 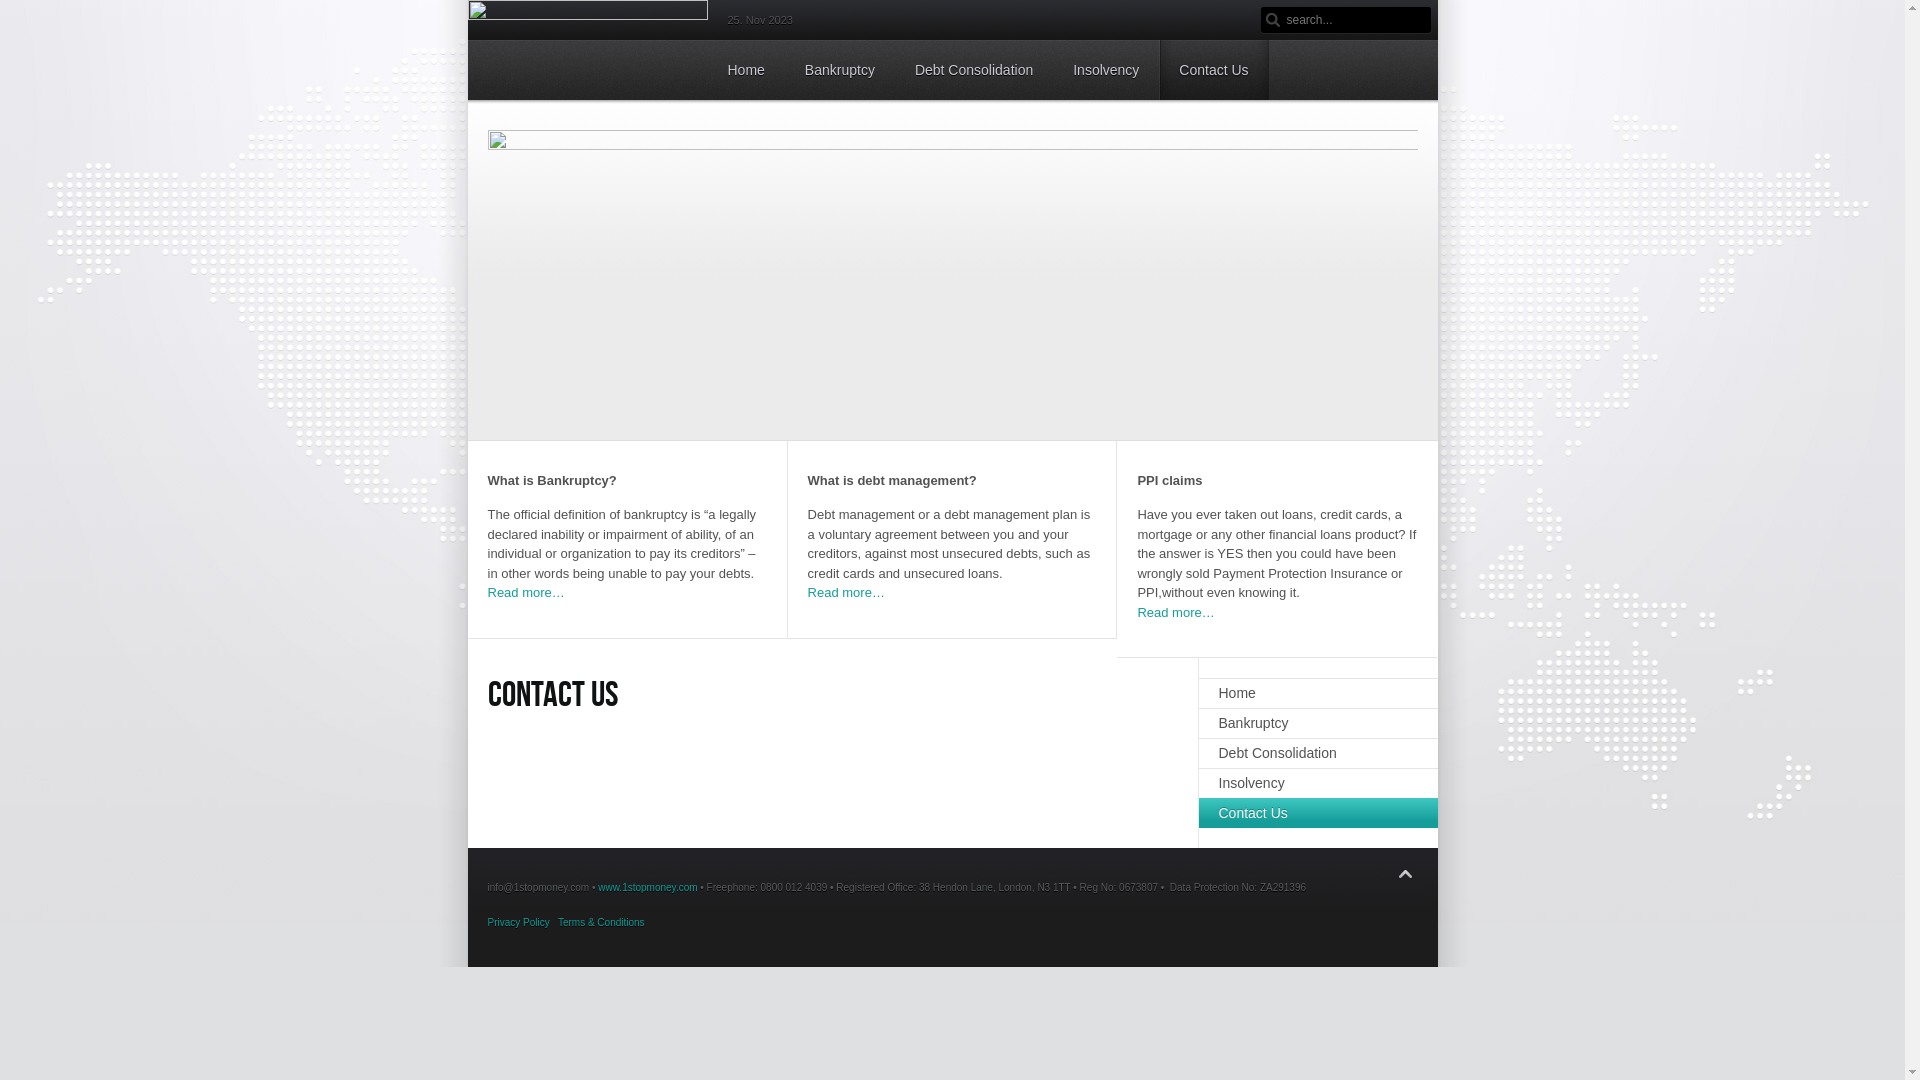 I want to click on 'www.1stopmoney.com', so click(x=647, y=886).